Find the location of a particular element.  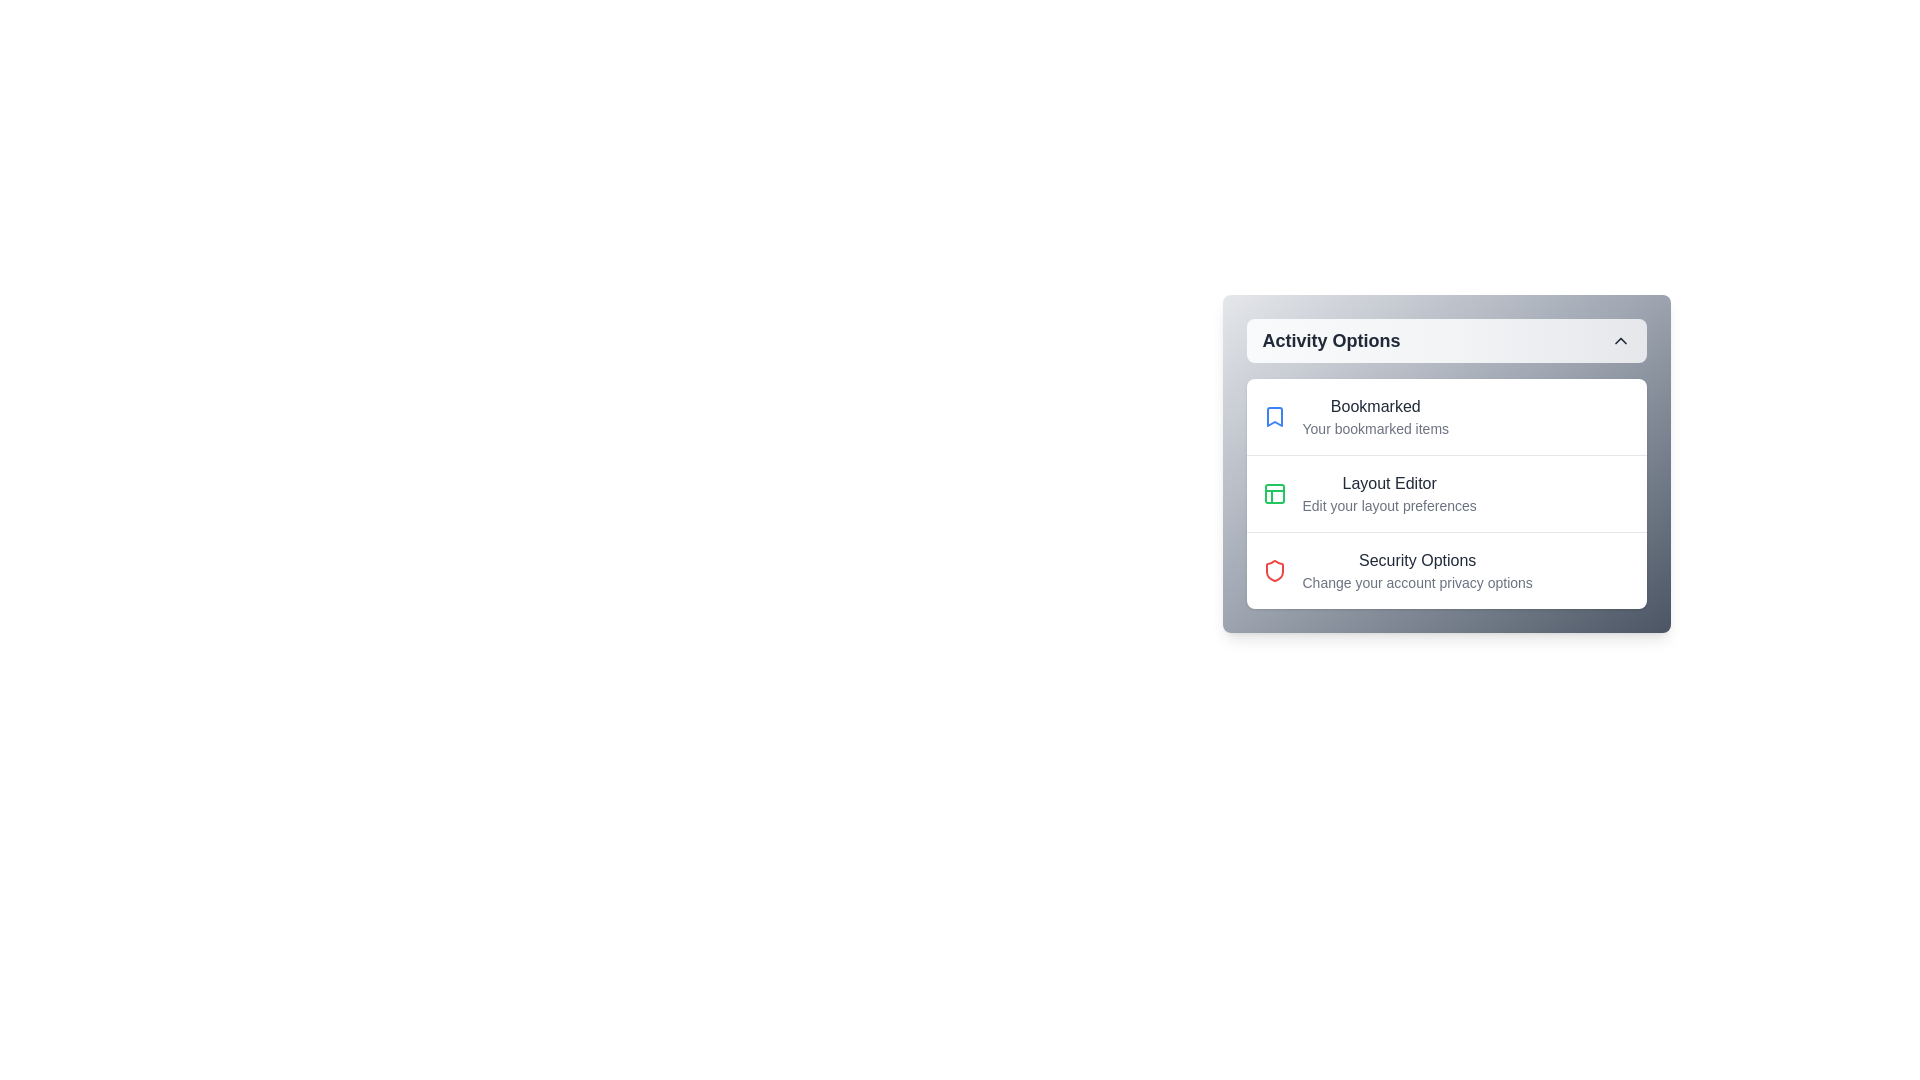

the green outline icon representing the layout editor, which is positioned to the left of the 'Layout Editor' text in the 'Activity Options' widget is located at coordinates (1273, 493).